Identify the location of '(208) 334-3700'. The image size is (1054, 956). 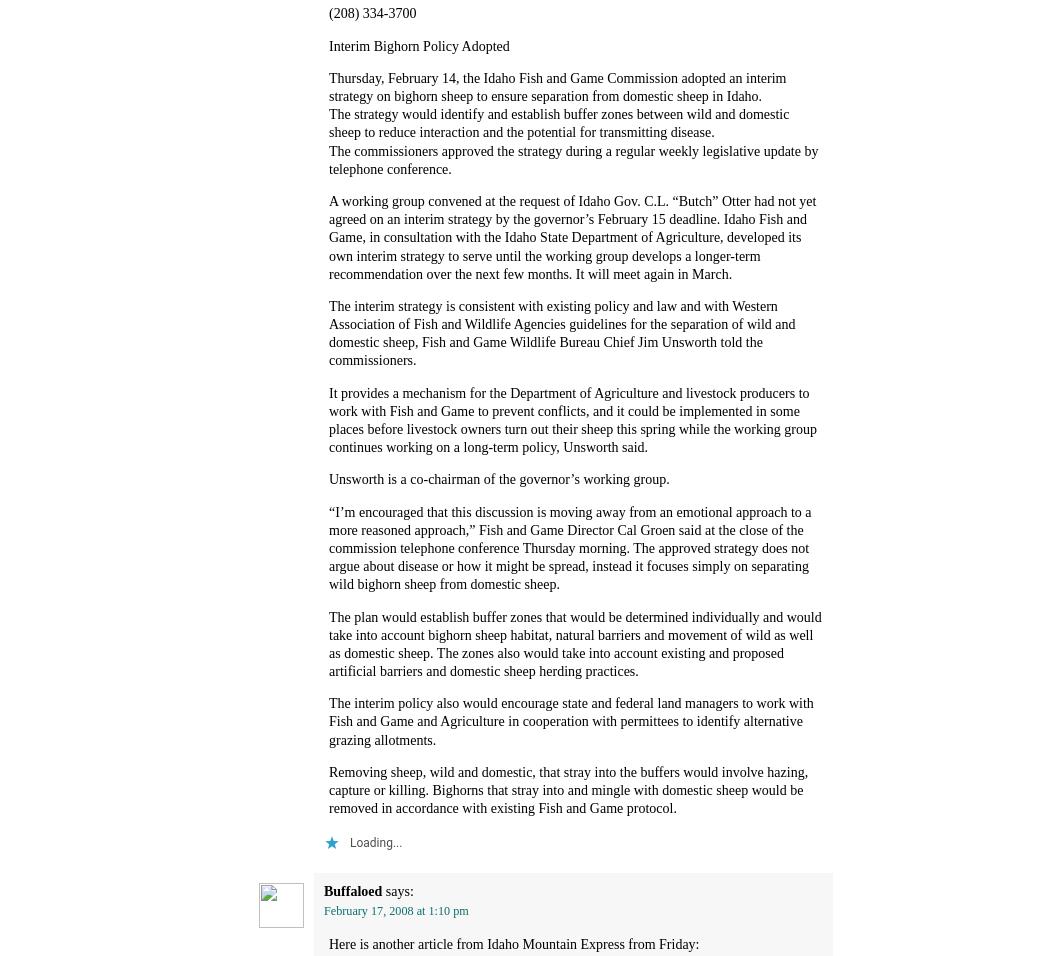
(371, 12).